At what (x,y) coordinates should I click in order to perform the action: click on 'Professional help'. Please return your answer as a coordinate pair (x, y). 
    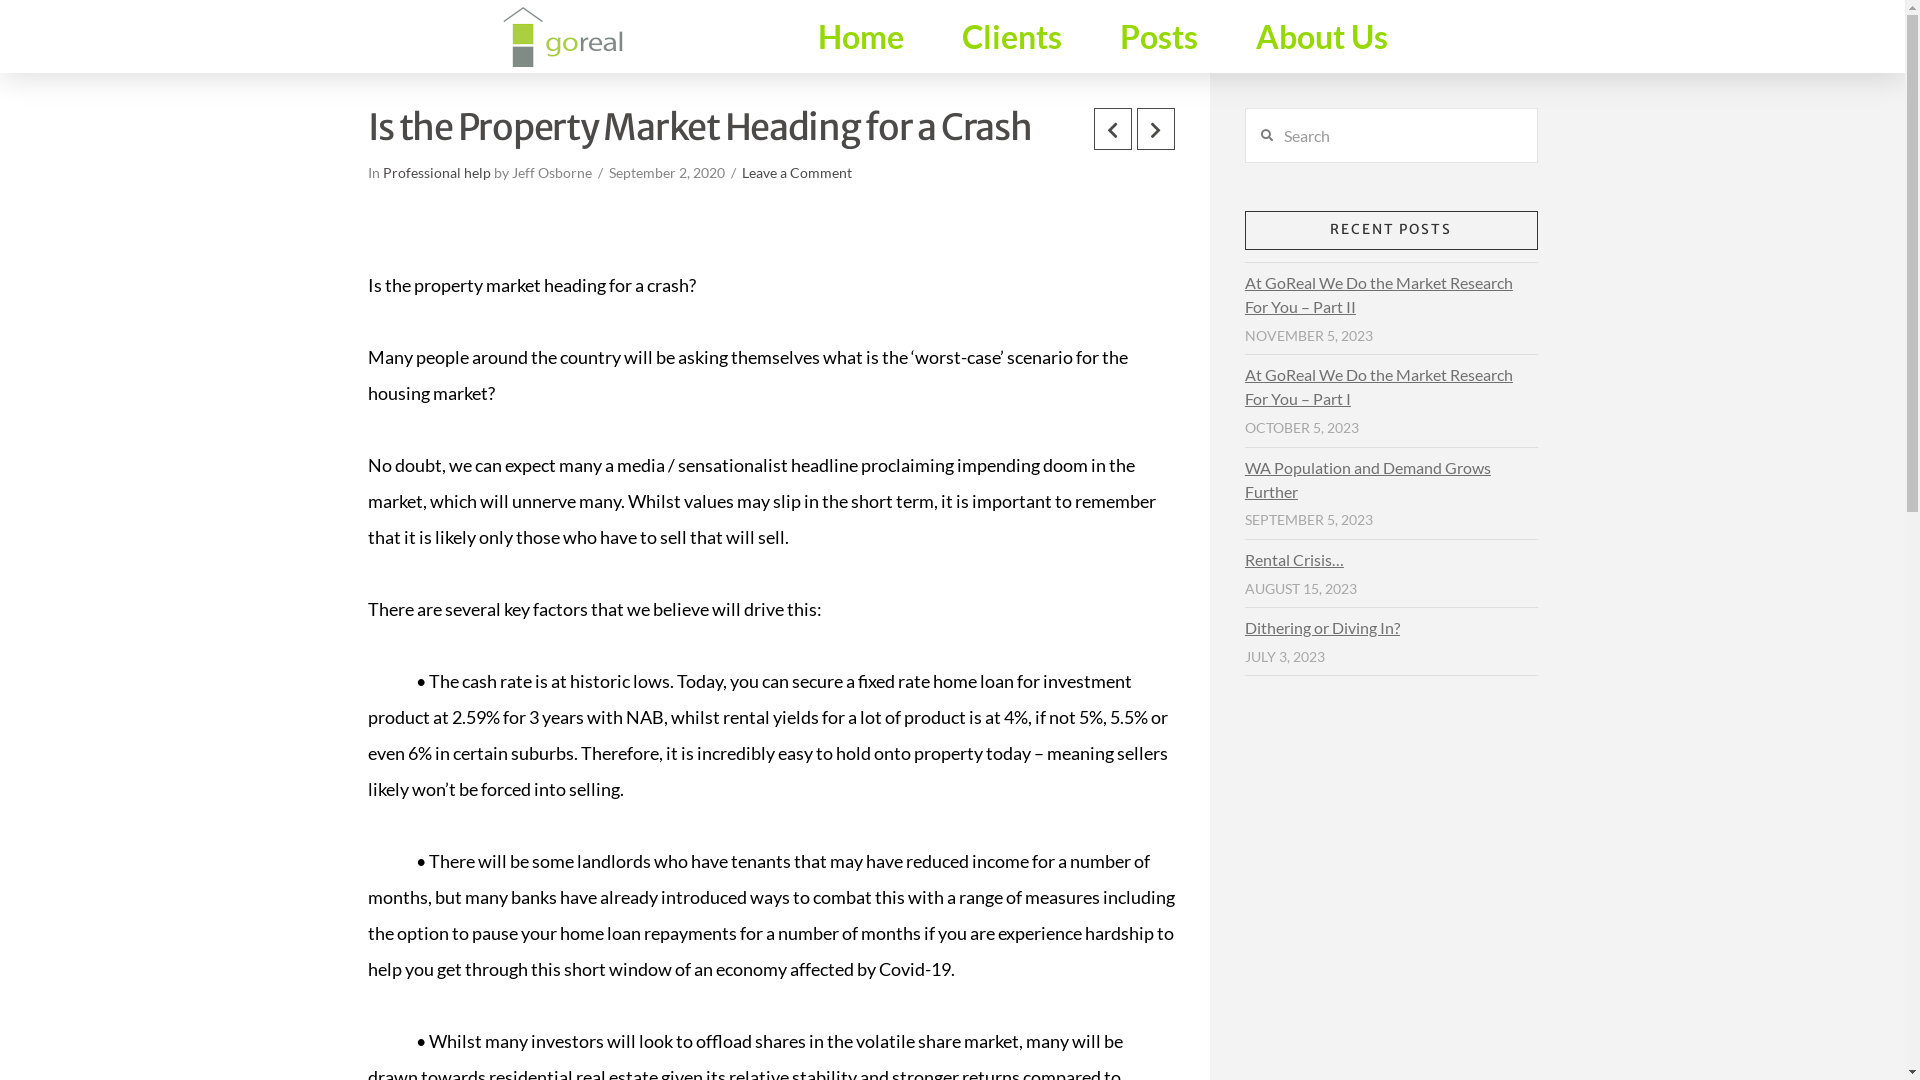
    Looking at the image, I should click on (435, 172).